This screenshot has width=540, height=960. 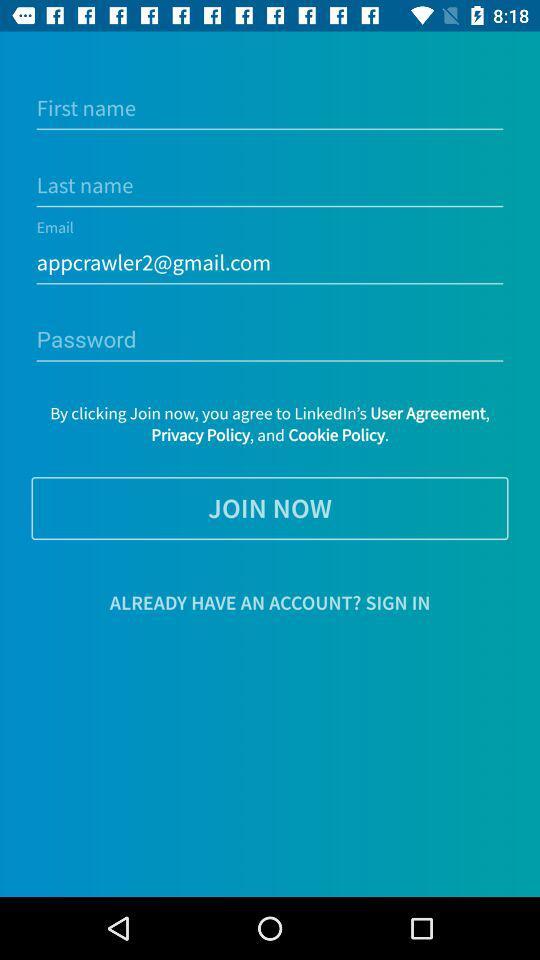 I want to click on password, so click(x=270, y=340).